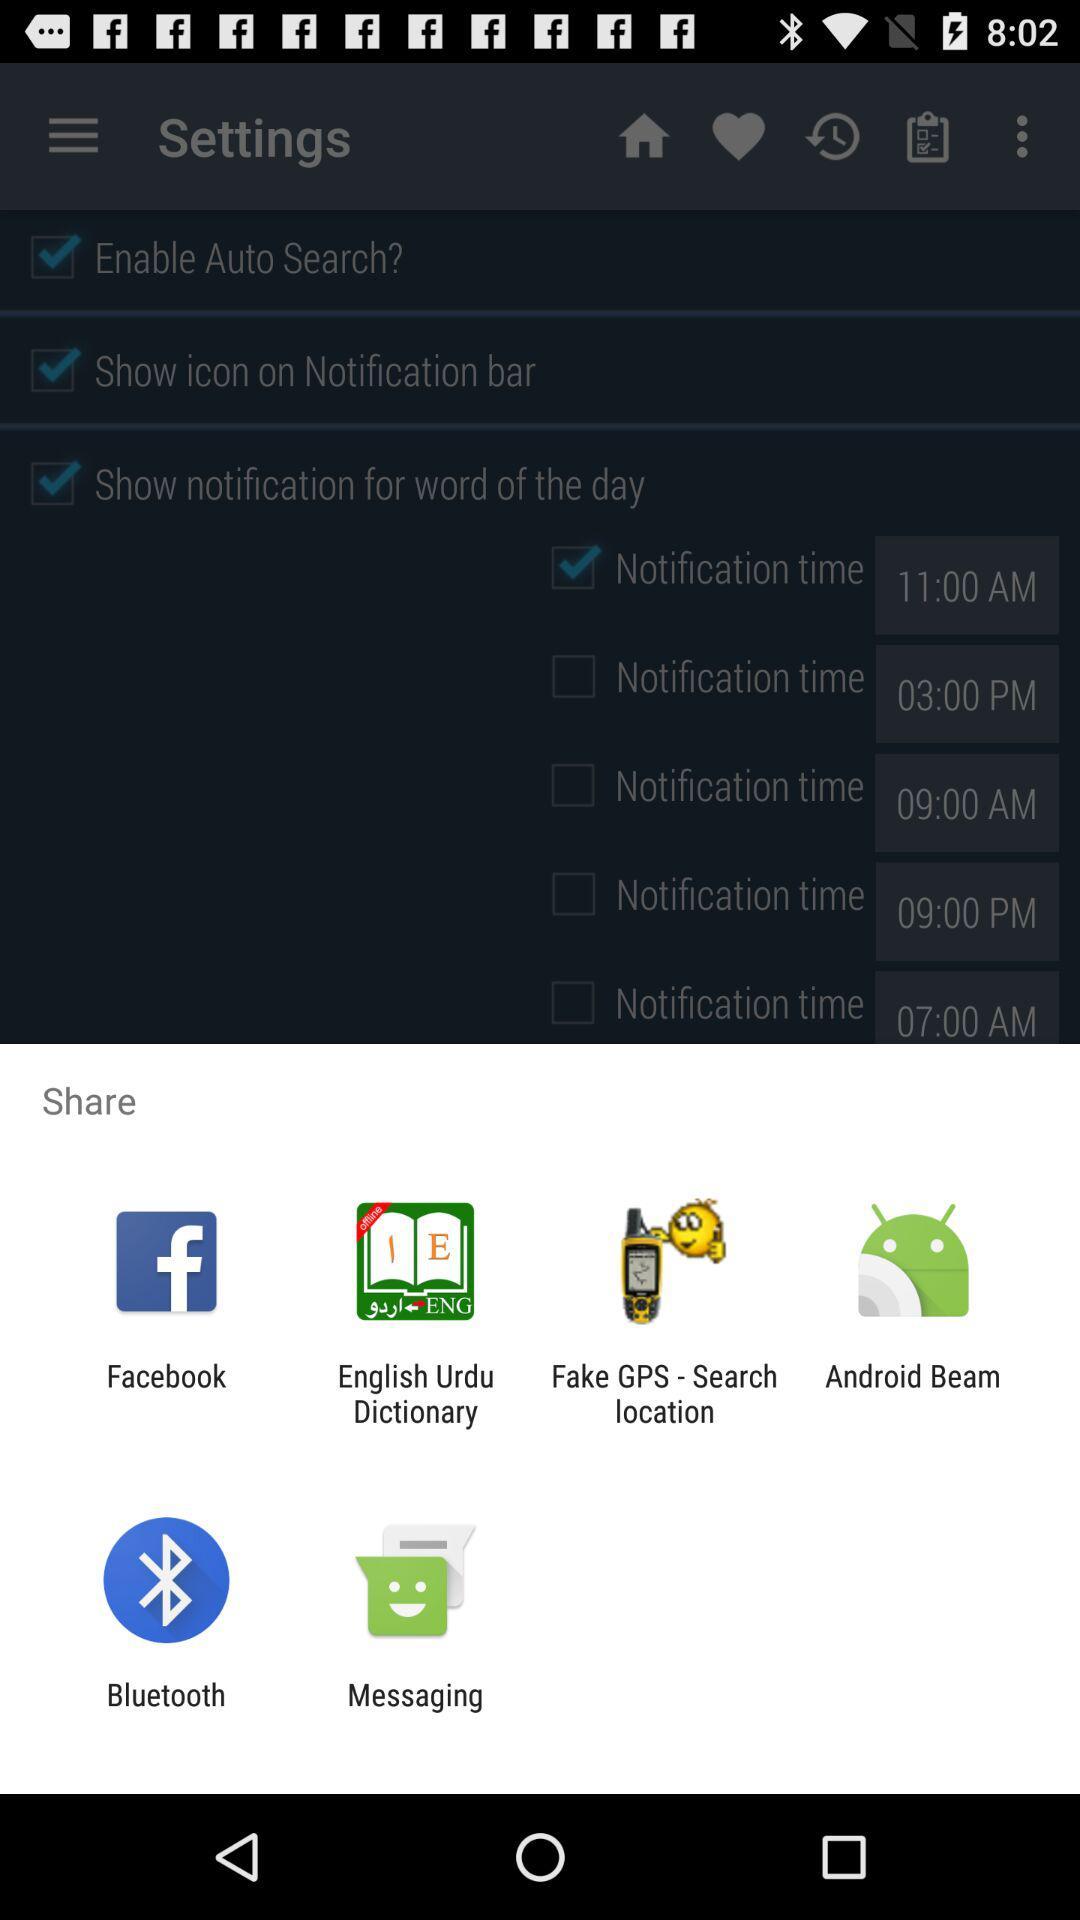  Describe the element at coordinates (165, 1711) in the screenshot. I see `icon to the left of messaging` at that location.